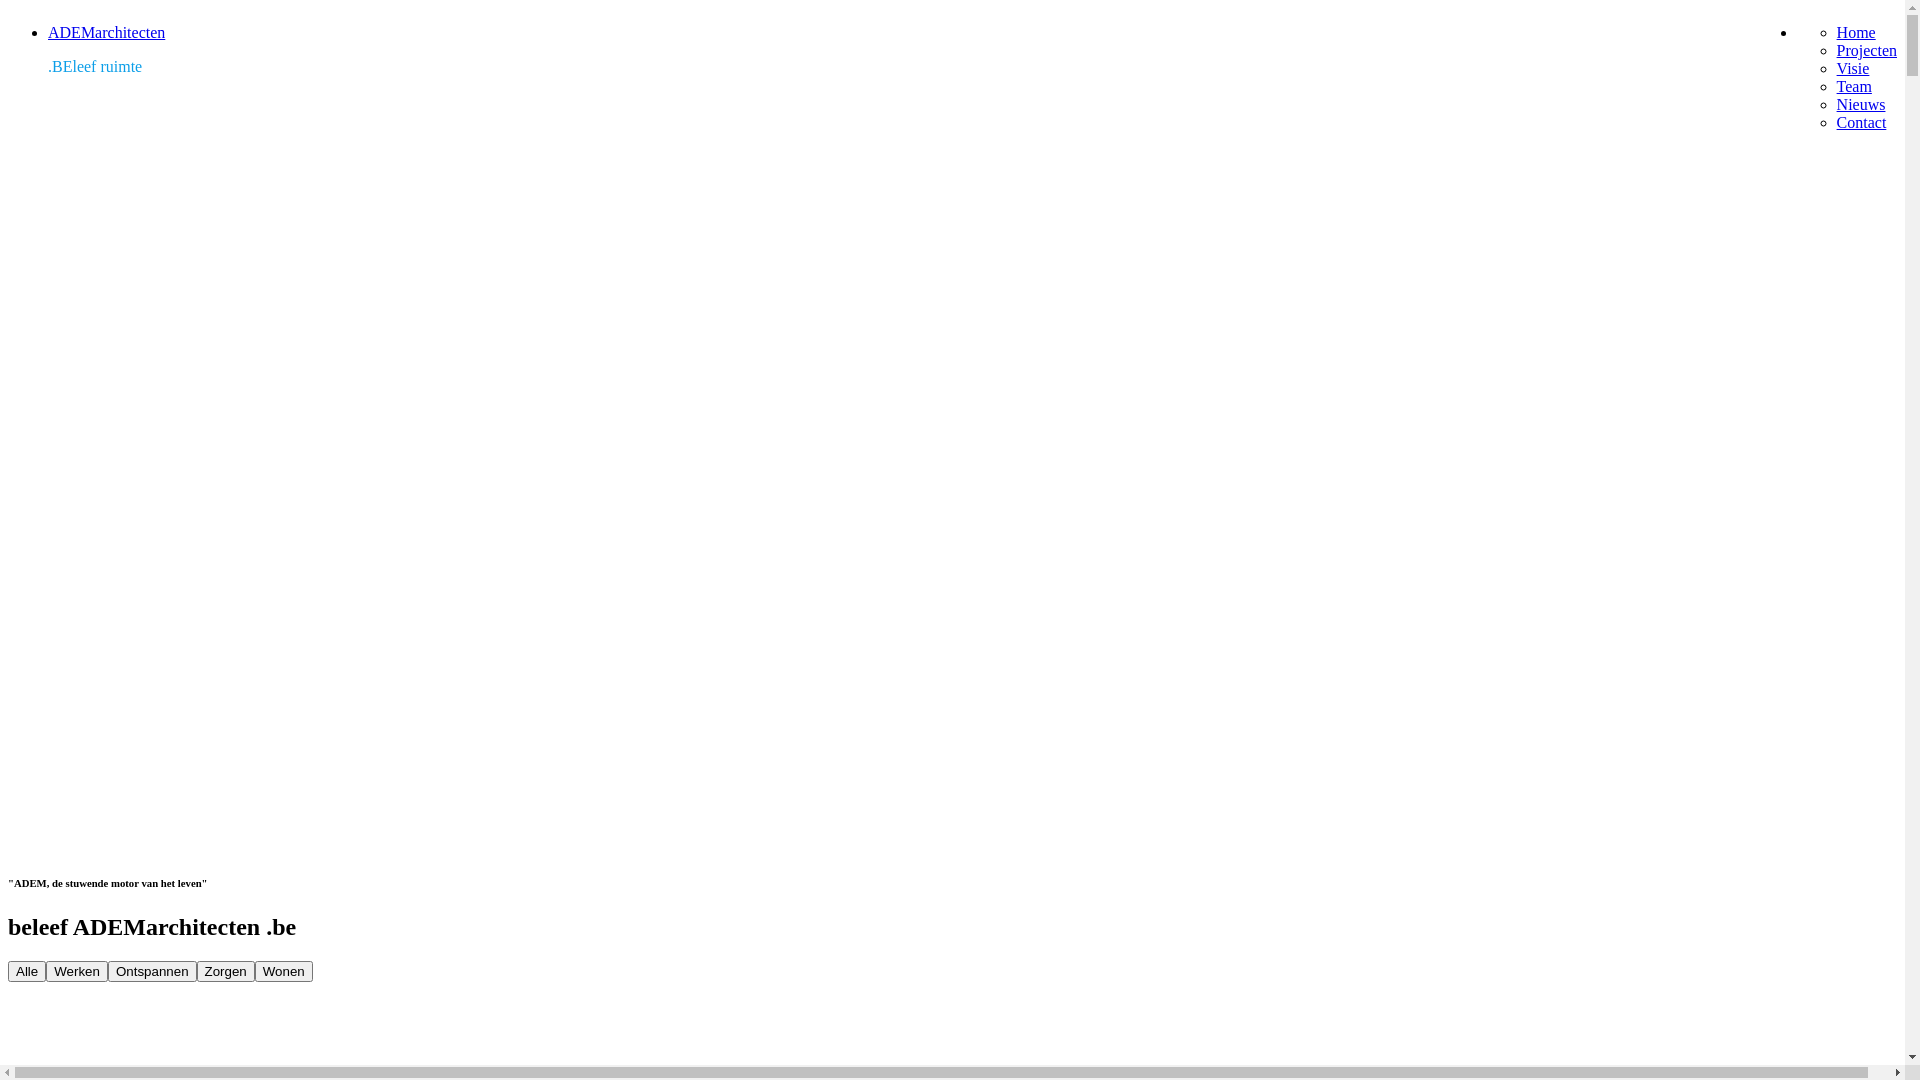 The image size is (1920, 1080). What do you see at coordinates (1852, 67) in the screenshot?
I see `'Visie'` at bounding box center [1852, 67].